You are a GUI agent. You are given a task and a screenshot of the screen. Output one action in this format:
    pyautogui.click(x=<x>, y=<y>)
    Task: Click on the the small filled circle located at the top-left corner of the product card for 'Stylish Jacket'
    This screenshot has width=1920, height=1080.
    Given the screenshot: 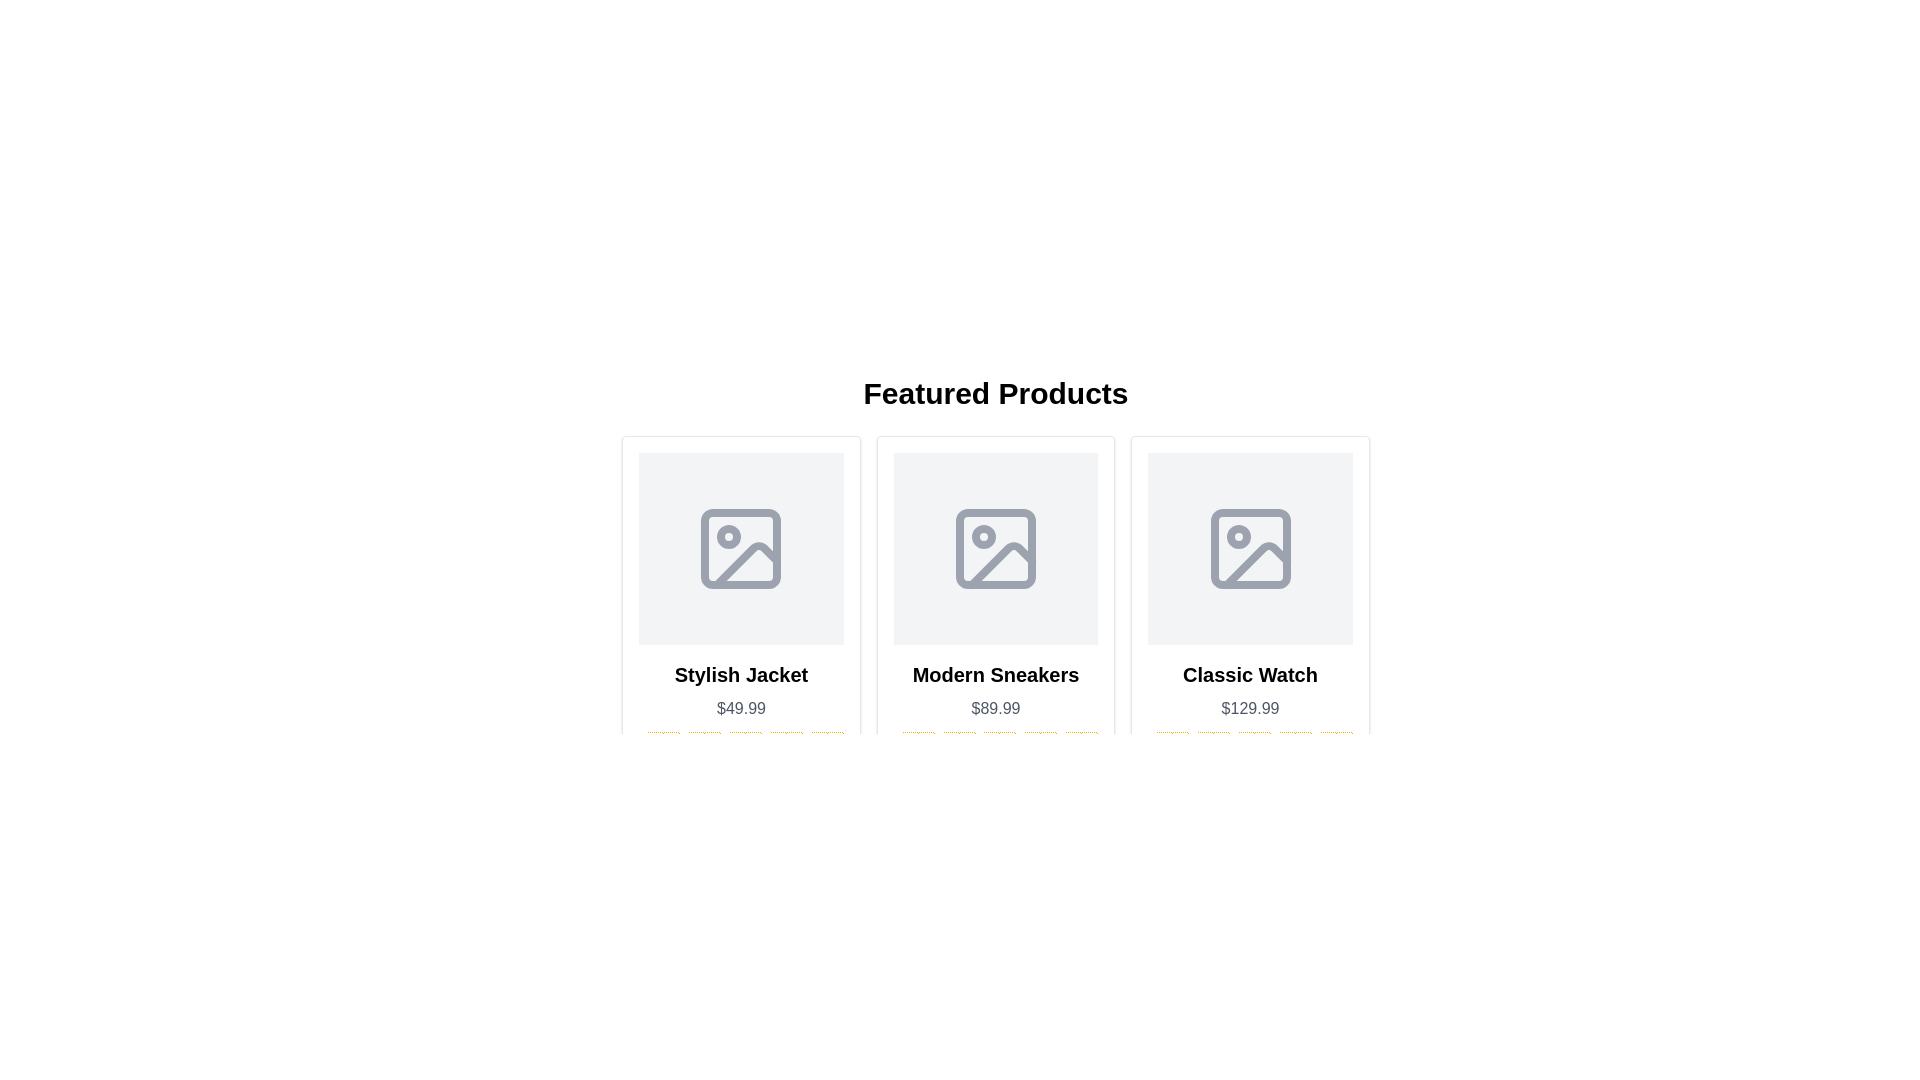 What is the action you would take?
    pyautogui.click(x=728, y=535)
    